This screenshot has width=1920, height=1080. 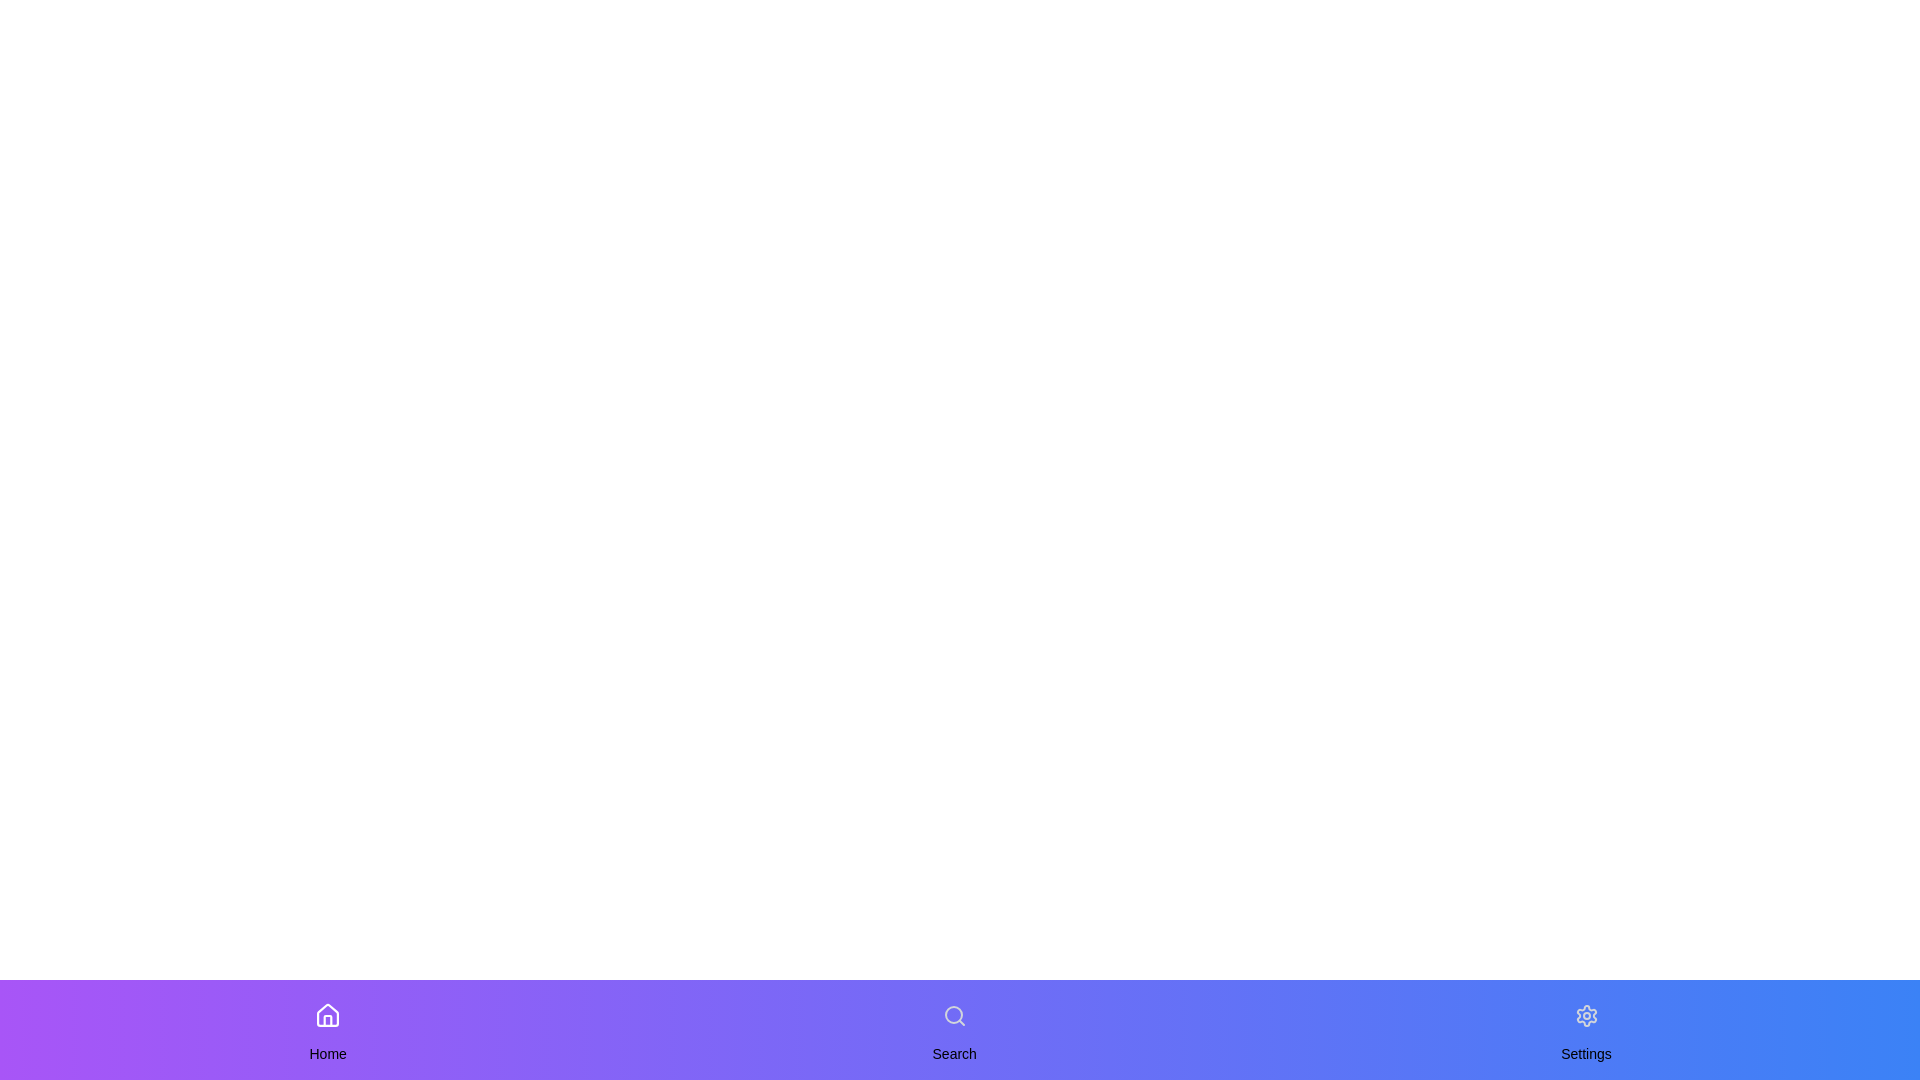 I want to click on the navigation item Search to change the active state, so click(x=953, y=1015).